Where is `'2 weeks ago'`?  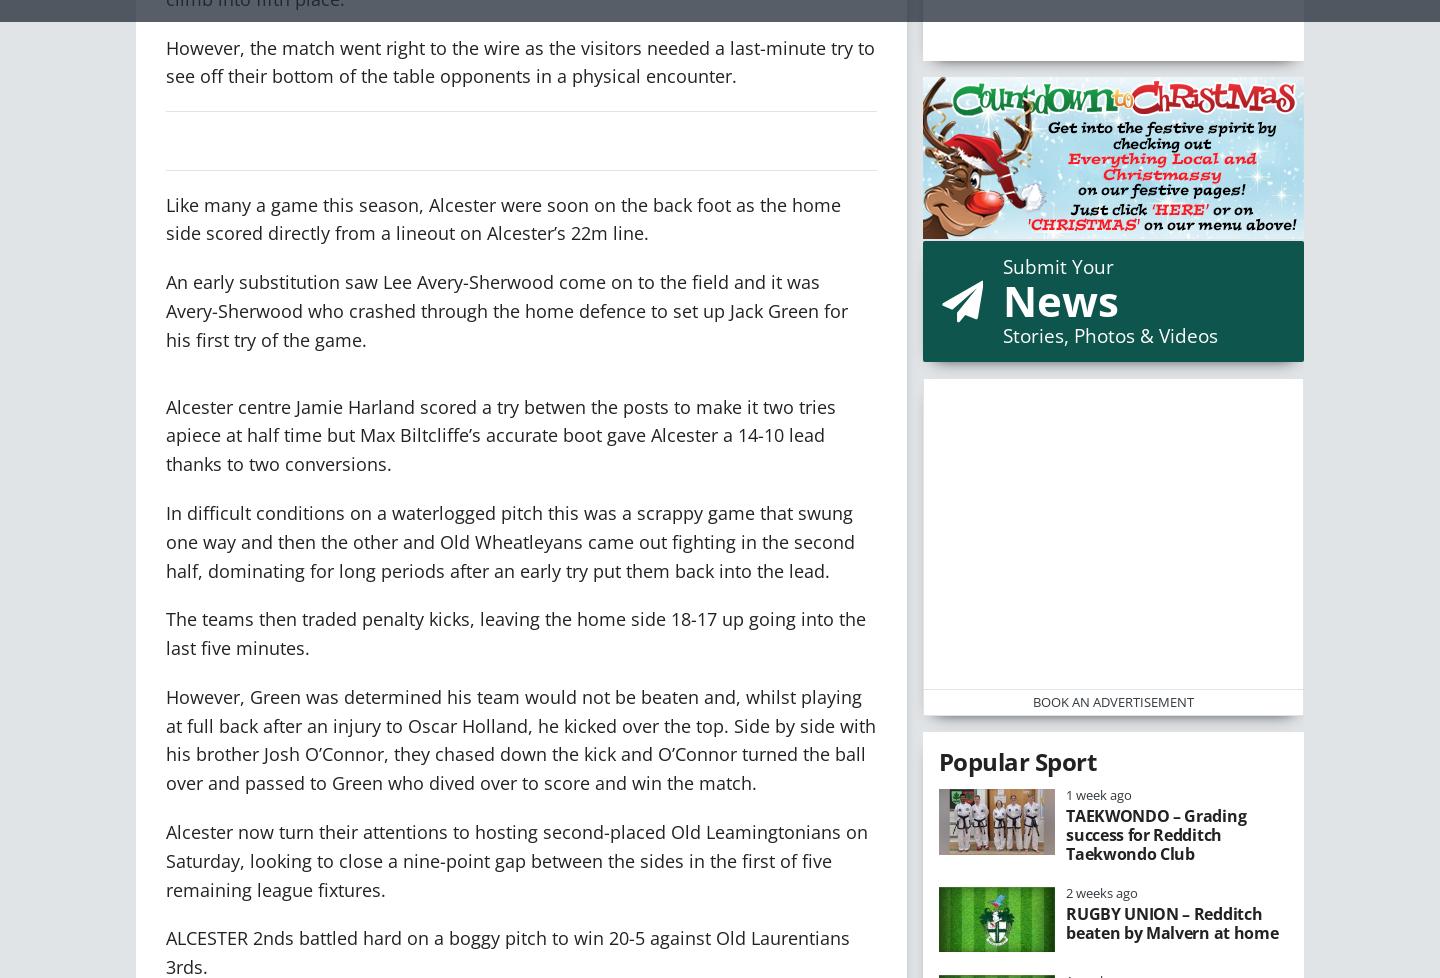
'2 weeks ago' is located at coordinates (1101, 891).